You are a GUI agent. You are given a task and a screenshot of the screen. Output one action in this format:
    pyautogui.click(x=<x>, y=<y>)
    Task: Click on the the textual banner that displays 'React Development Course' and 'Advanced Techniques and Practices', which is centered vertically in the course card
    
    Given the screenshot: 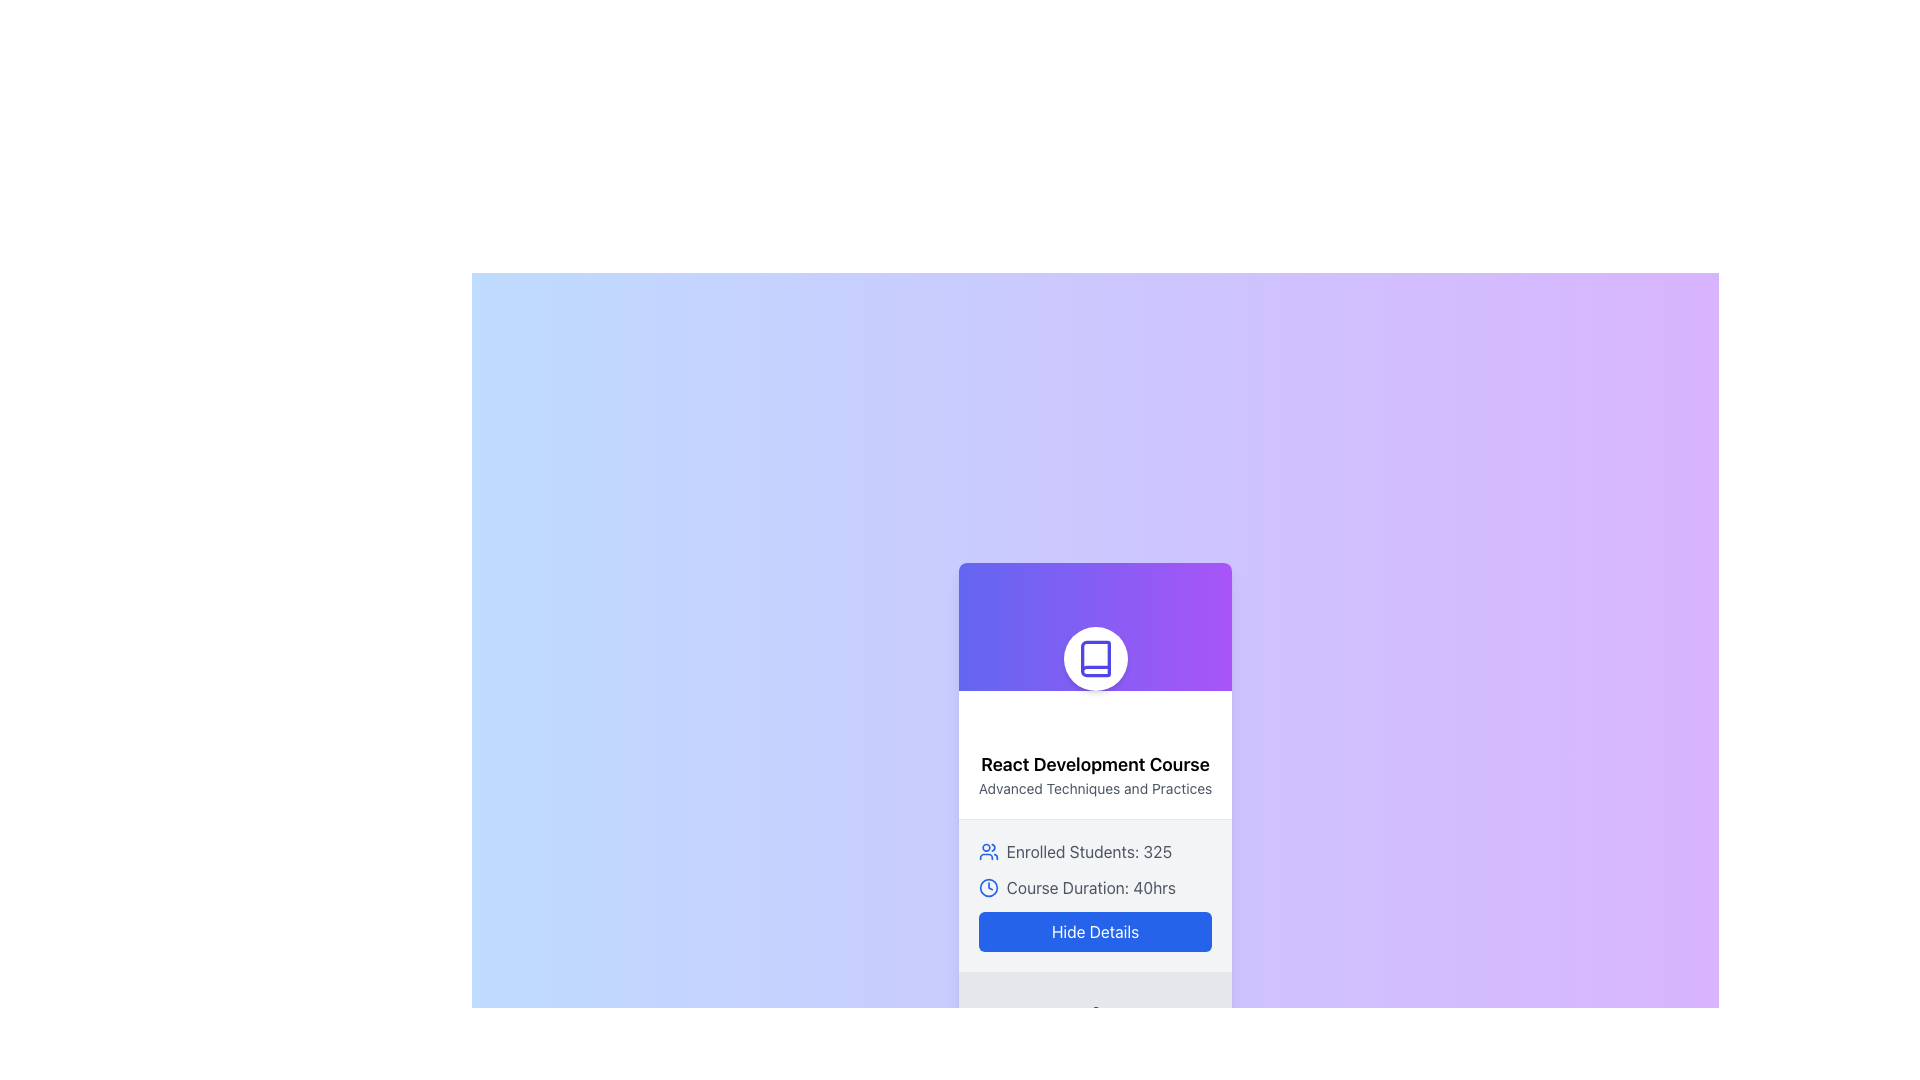 What is the action you would take?
    pyautogui.click(x=1094, y=774)
    